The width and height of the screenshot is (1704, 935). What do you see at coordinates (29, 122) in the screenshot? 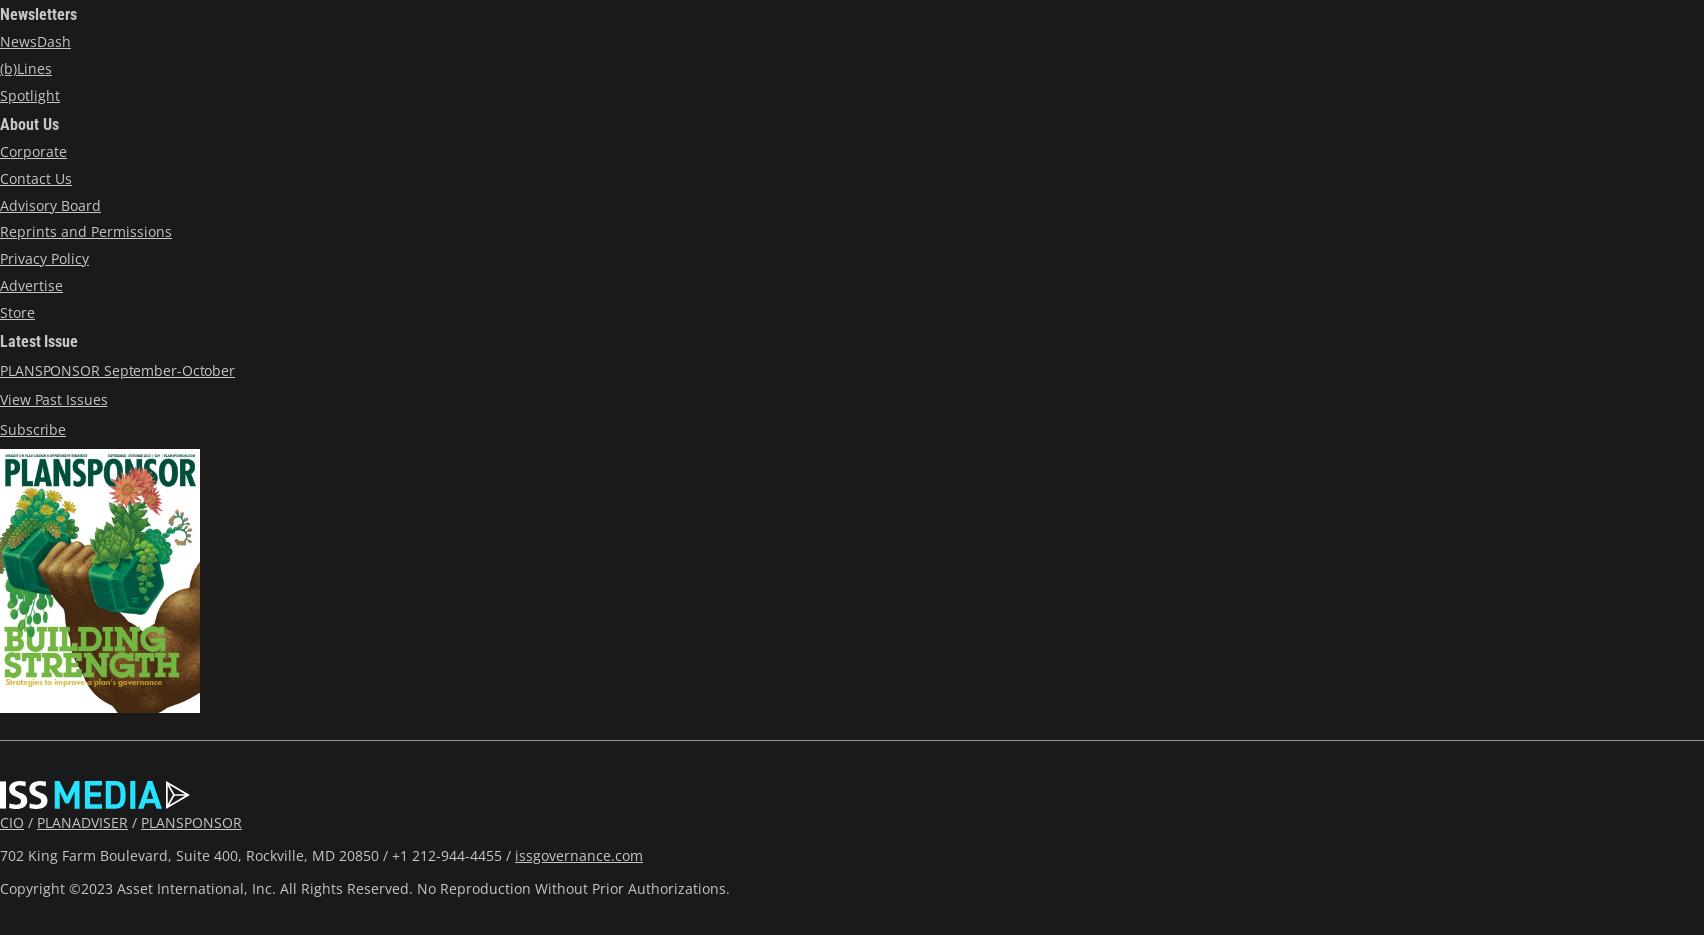
I see `'About Us'` at bounding box center [29, 122].